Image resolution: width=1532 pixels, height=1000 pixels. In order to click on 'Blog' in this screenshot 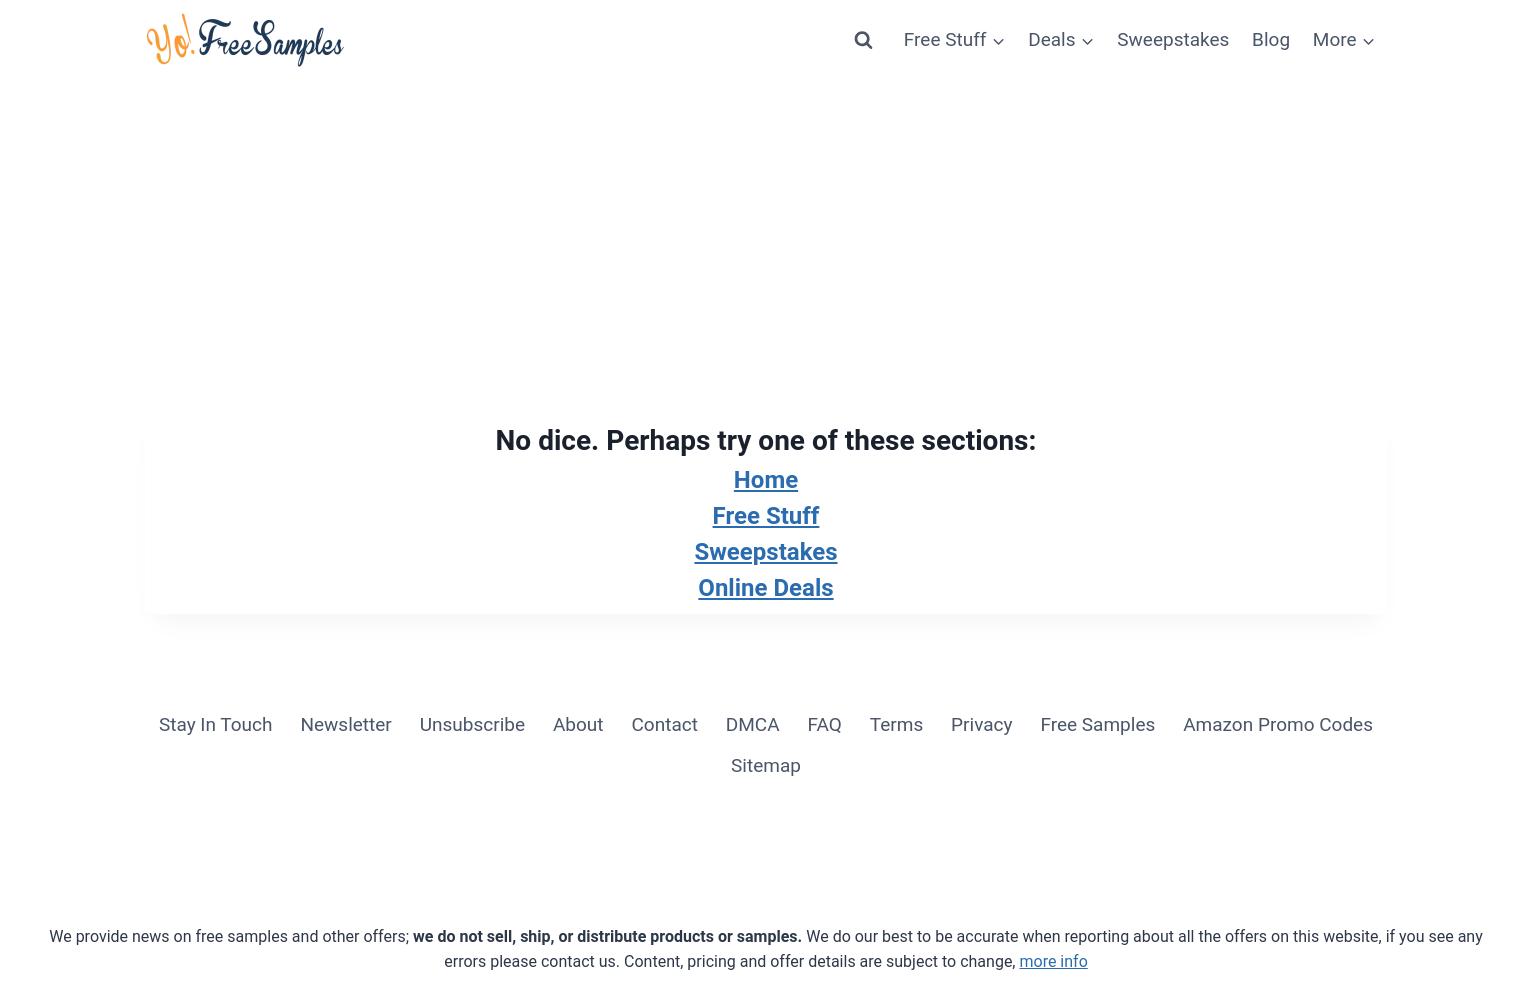, I will do `click(1269, 38)`.